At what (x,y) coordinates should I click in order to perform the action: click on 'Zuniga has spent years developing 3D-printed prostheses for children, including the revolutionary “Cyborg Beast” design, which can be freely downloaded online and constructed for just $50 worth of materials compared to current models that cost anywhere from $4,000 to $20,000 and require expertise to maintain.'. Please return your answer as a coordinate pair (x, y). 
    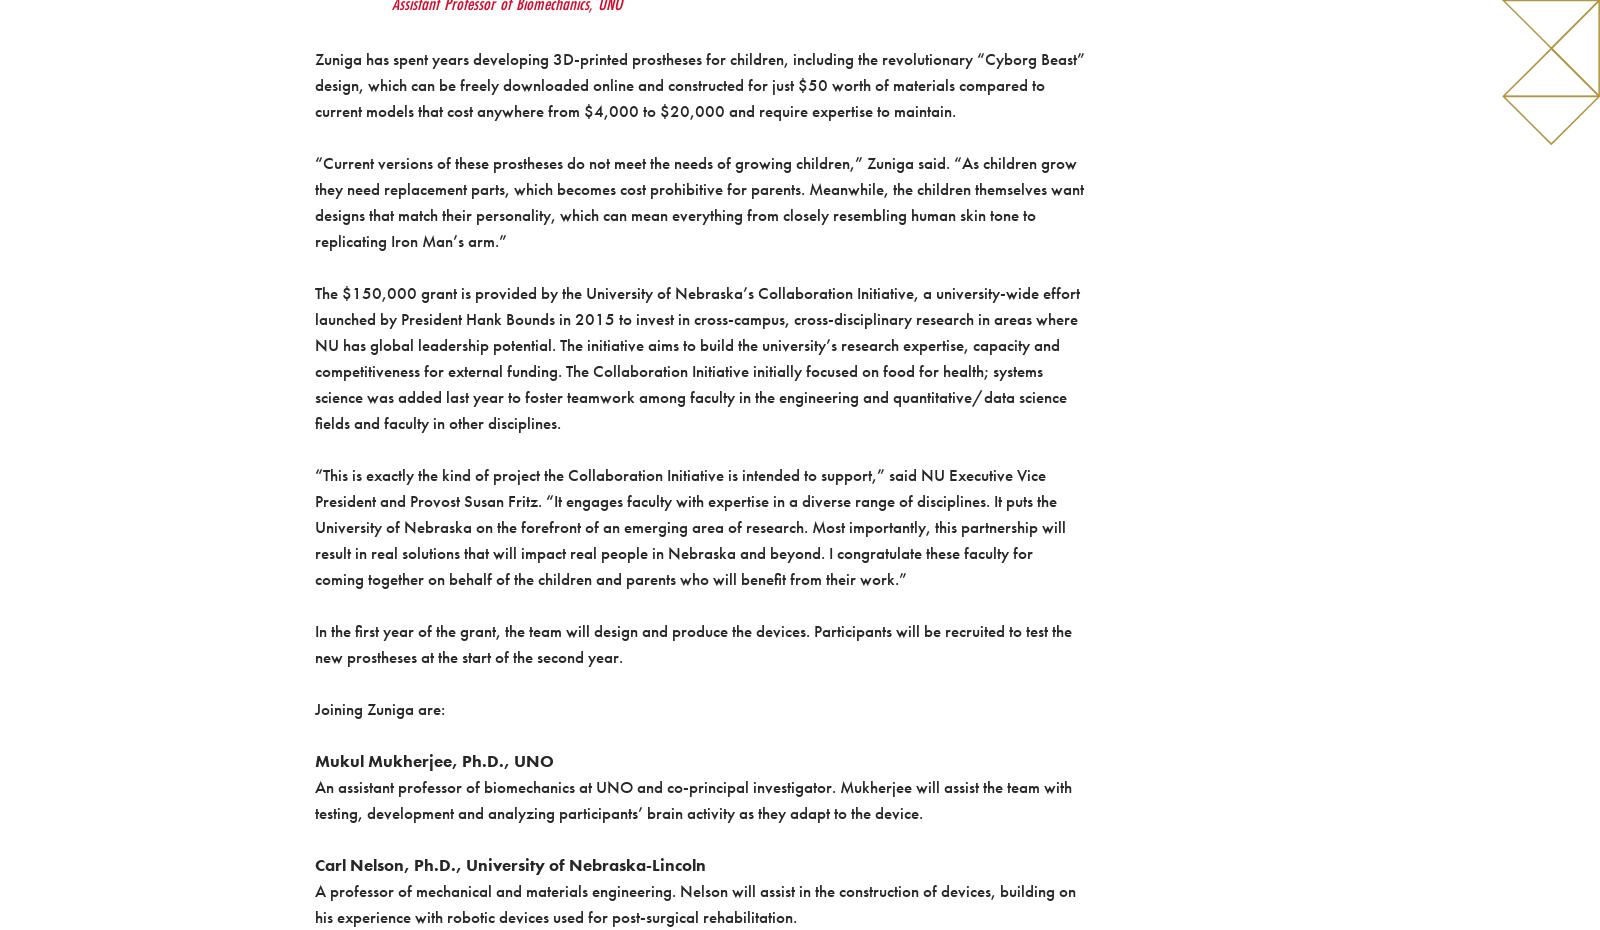
    Looking at the image, I should click on (699, 85).